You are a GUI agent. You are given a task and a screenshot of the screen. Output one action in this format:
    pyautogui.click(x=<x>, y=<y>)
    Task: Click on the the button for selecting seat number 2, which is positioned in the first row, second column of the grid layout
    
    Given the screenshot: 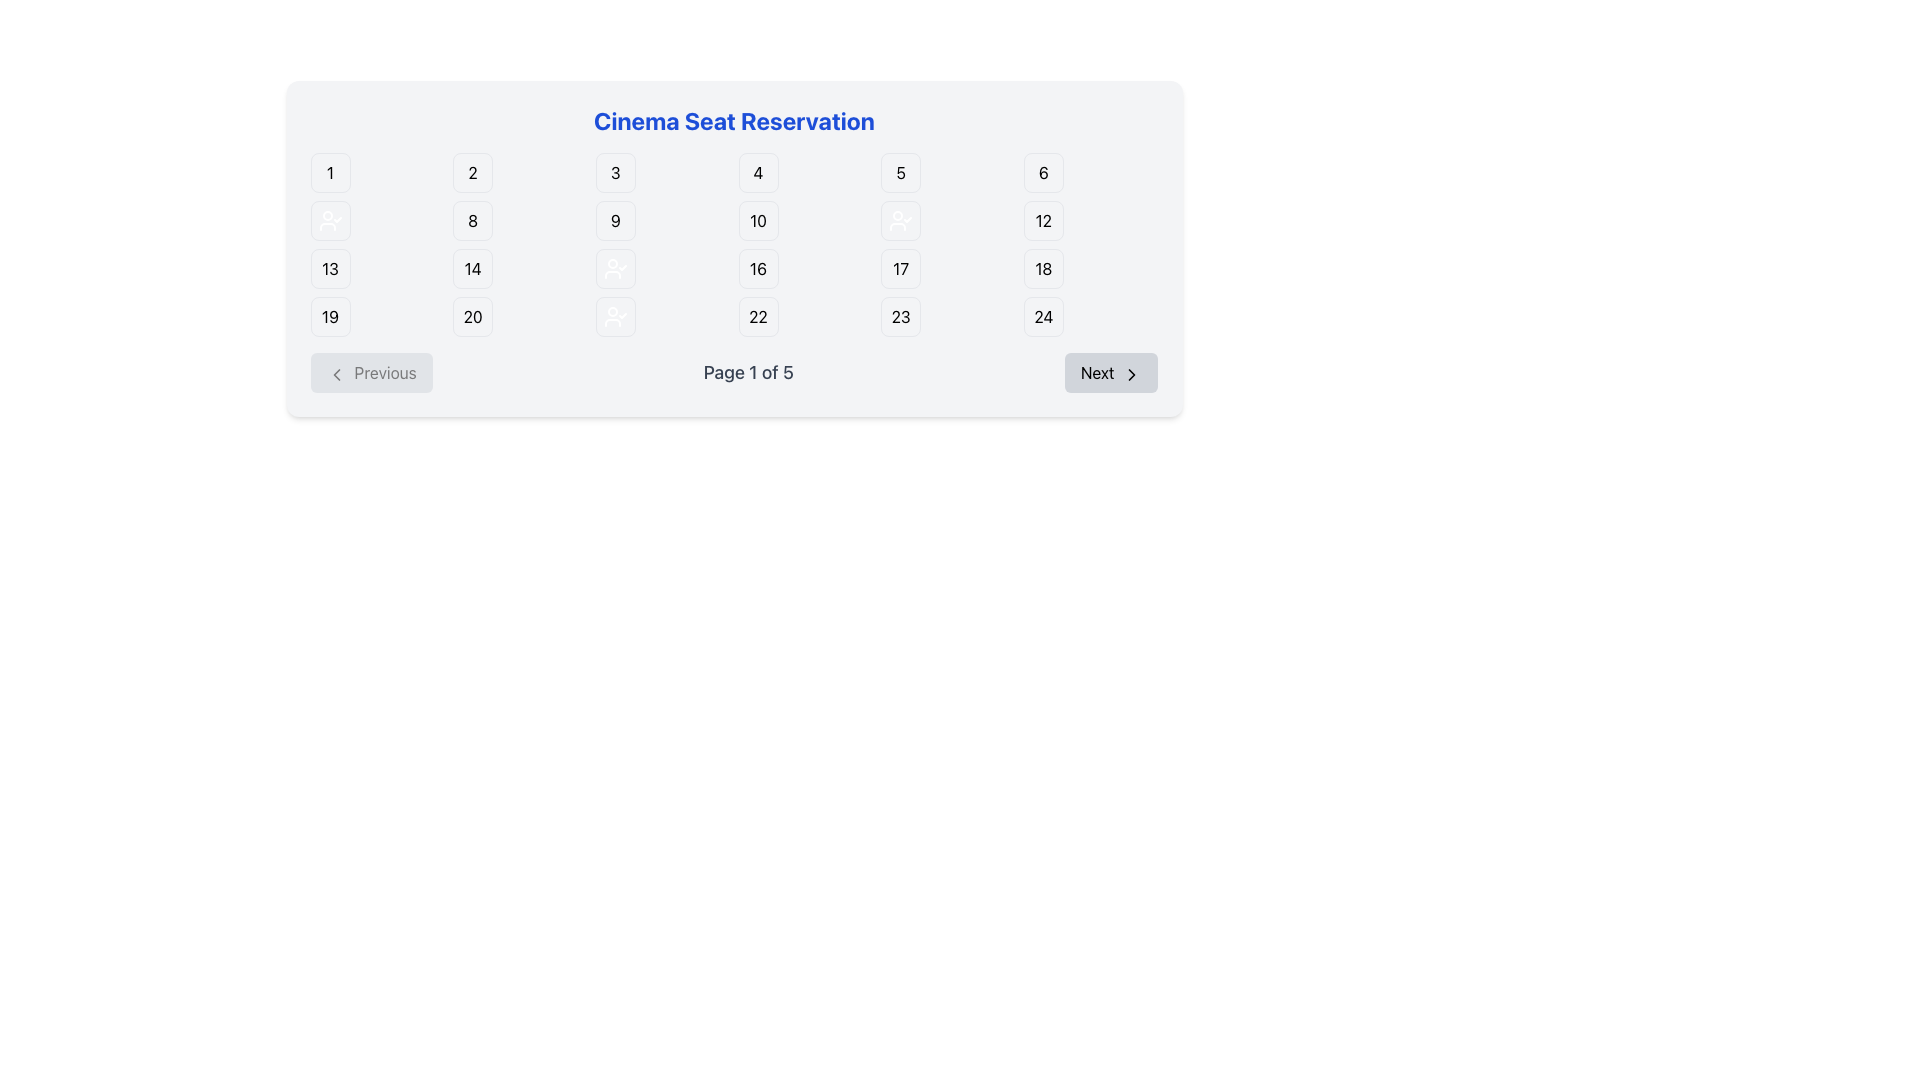 What is the action you would take?
    pyautogui.click(x=472, y=172)
    